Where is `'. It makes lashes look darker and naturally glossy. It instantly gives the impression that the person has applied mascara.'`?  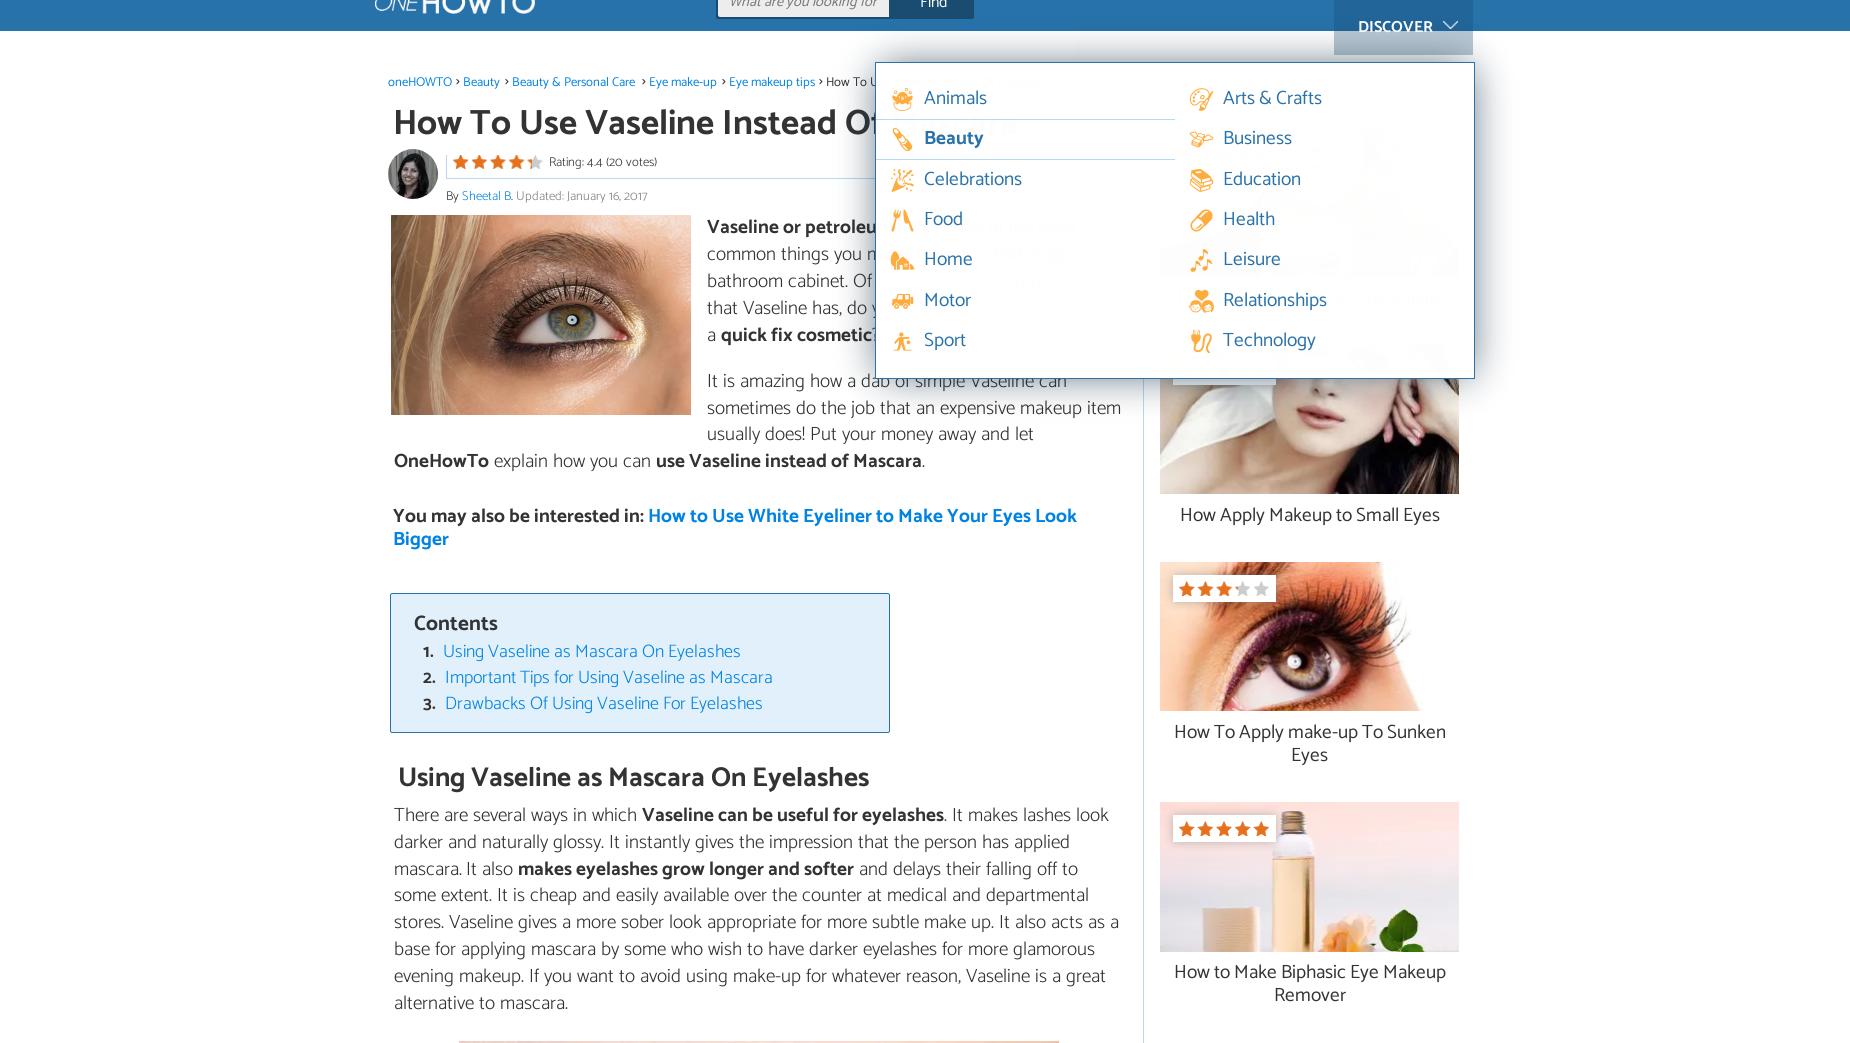 '. It makes lashes look darker and naturally glossy. It instantly gives the impression that the person has applied mascara.' is located at coordinates (751, 841).